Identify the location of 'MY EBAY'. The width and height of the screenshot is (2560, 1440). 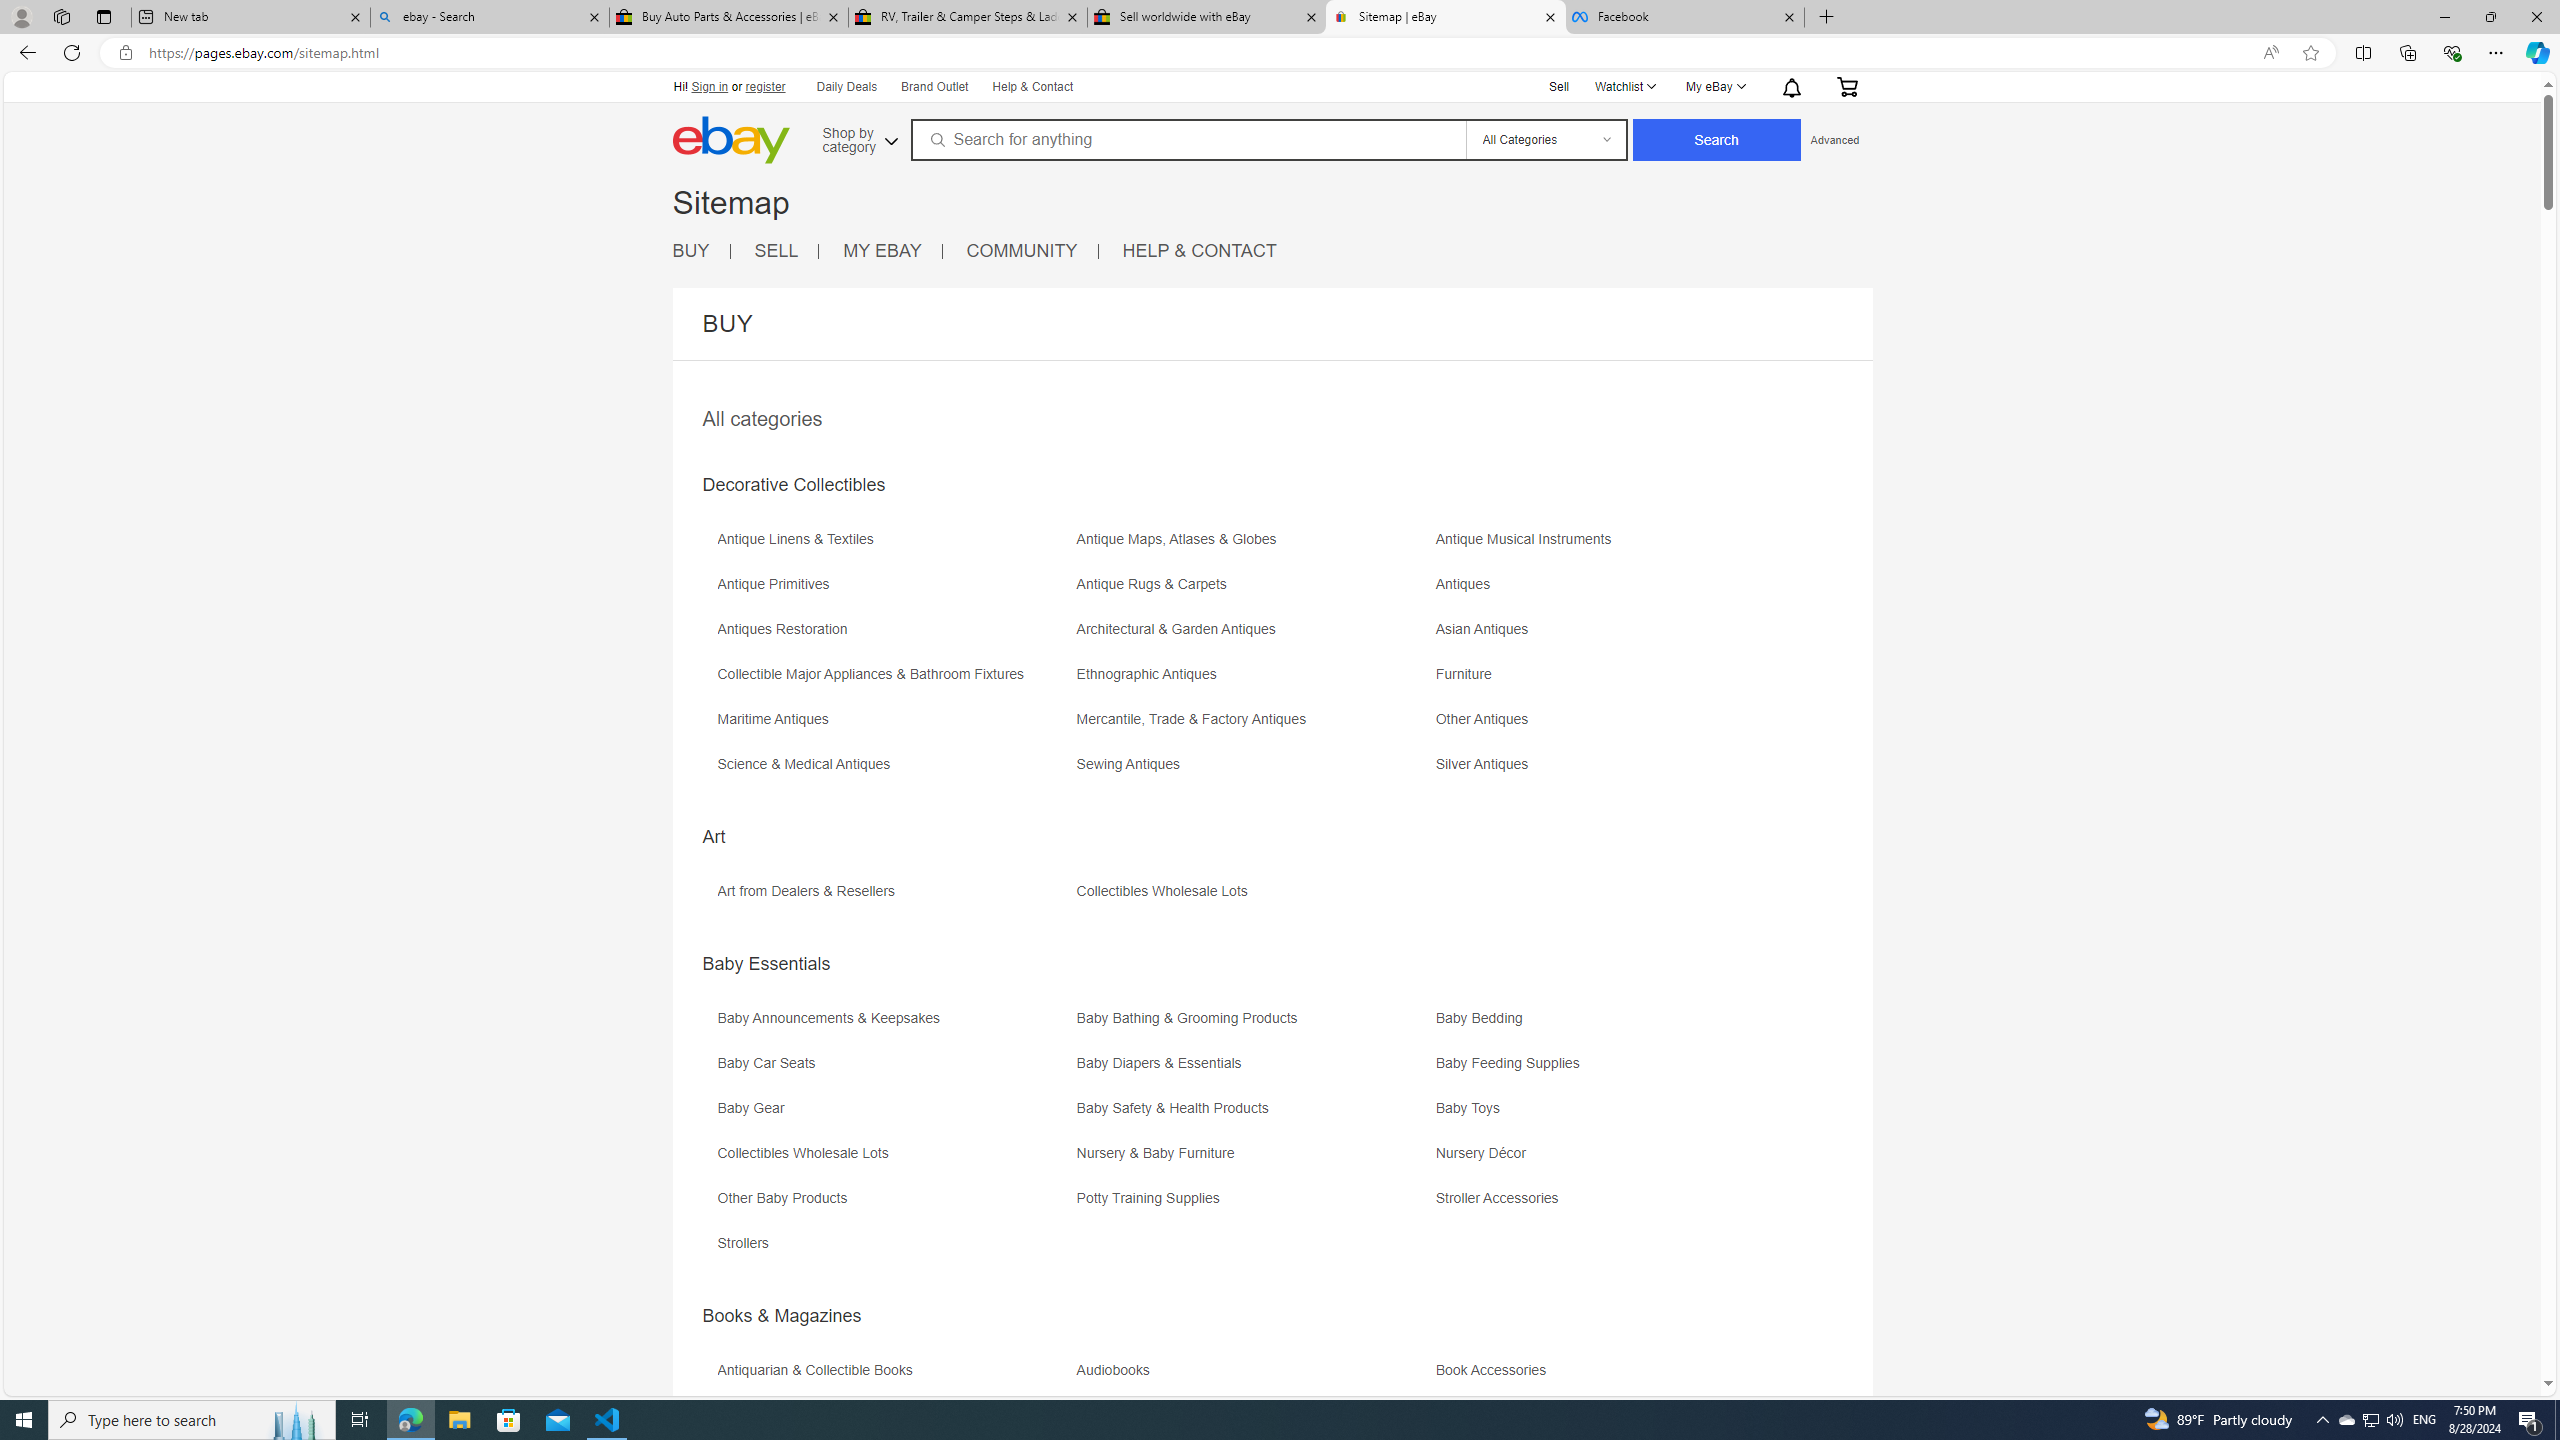
(892, 250).